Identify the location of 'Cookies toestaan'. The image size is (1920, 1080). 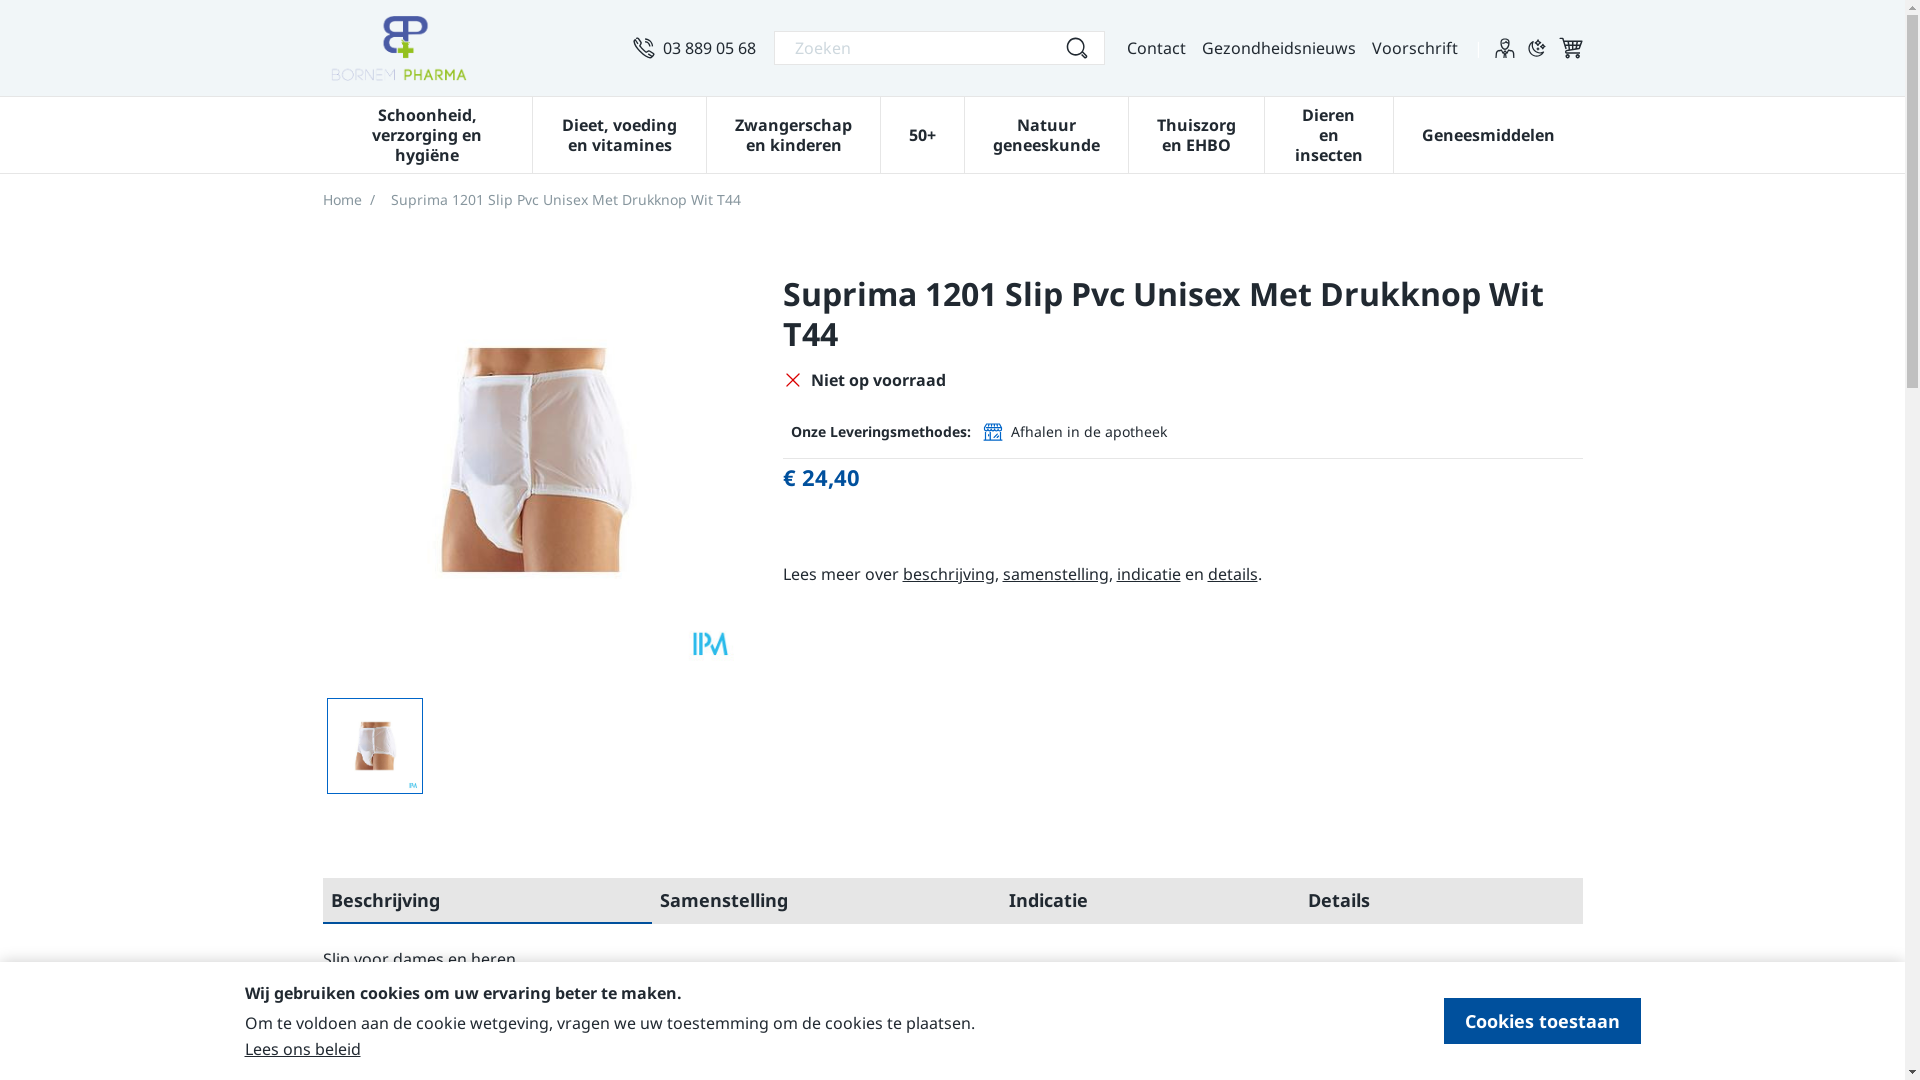
(1541, 1021).